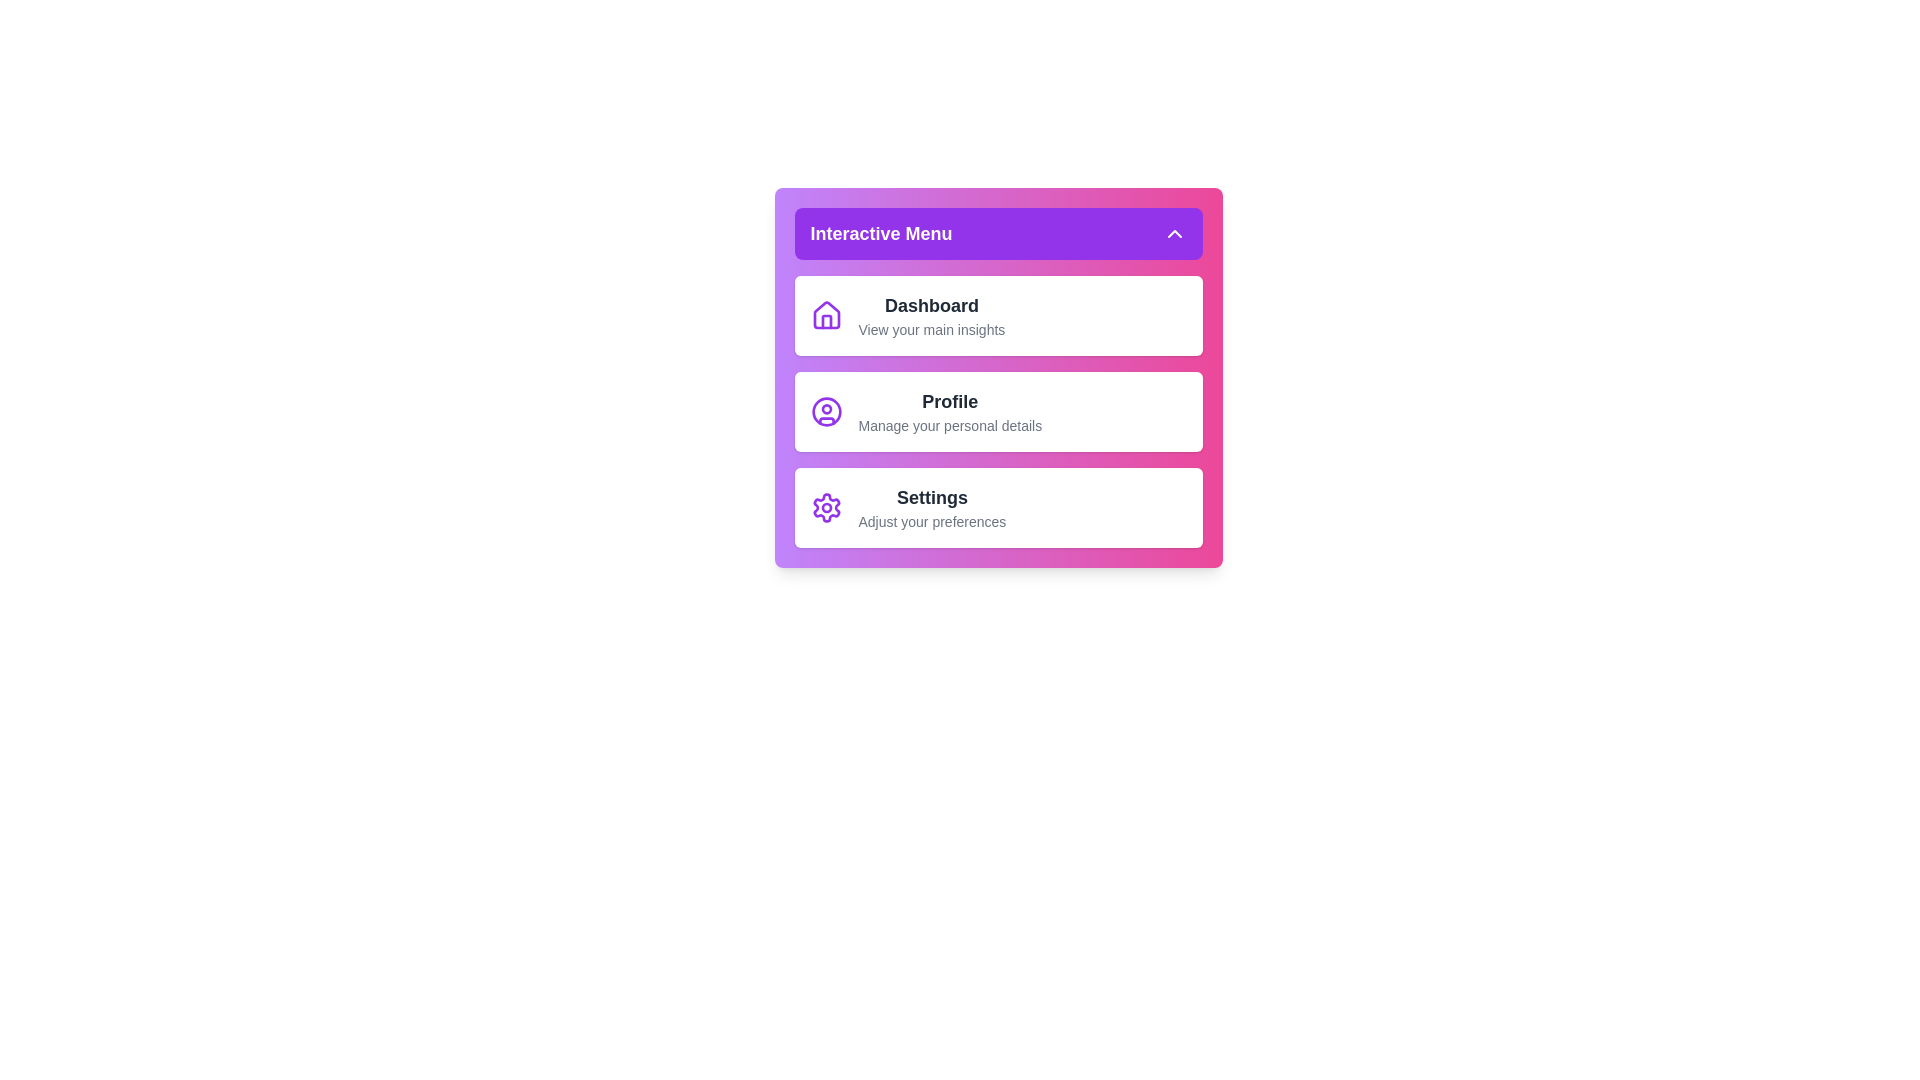 The image size is (1920, 1080). Describe the element at coordinates (998, 315) in the screenshot. I see `the menu item Dashboard` at that location.